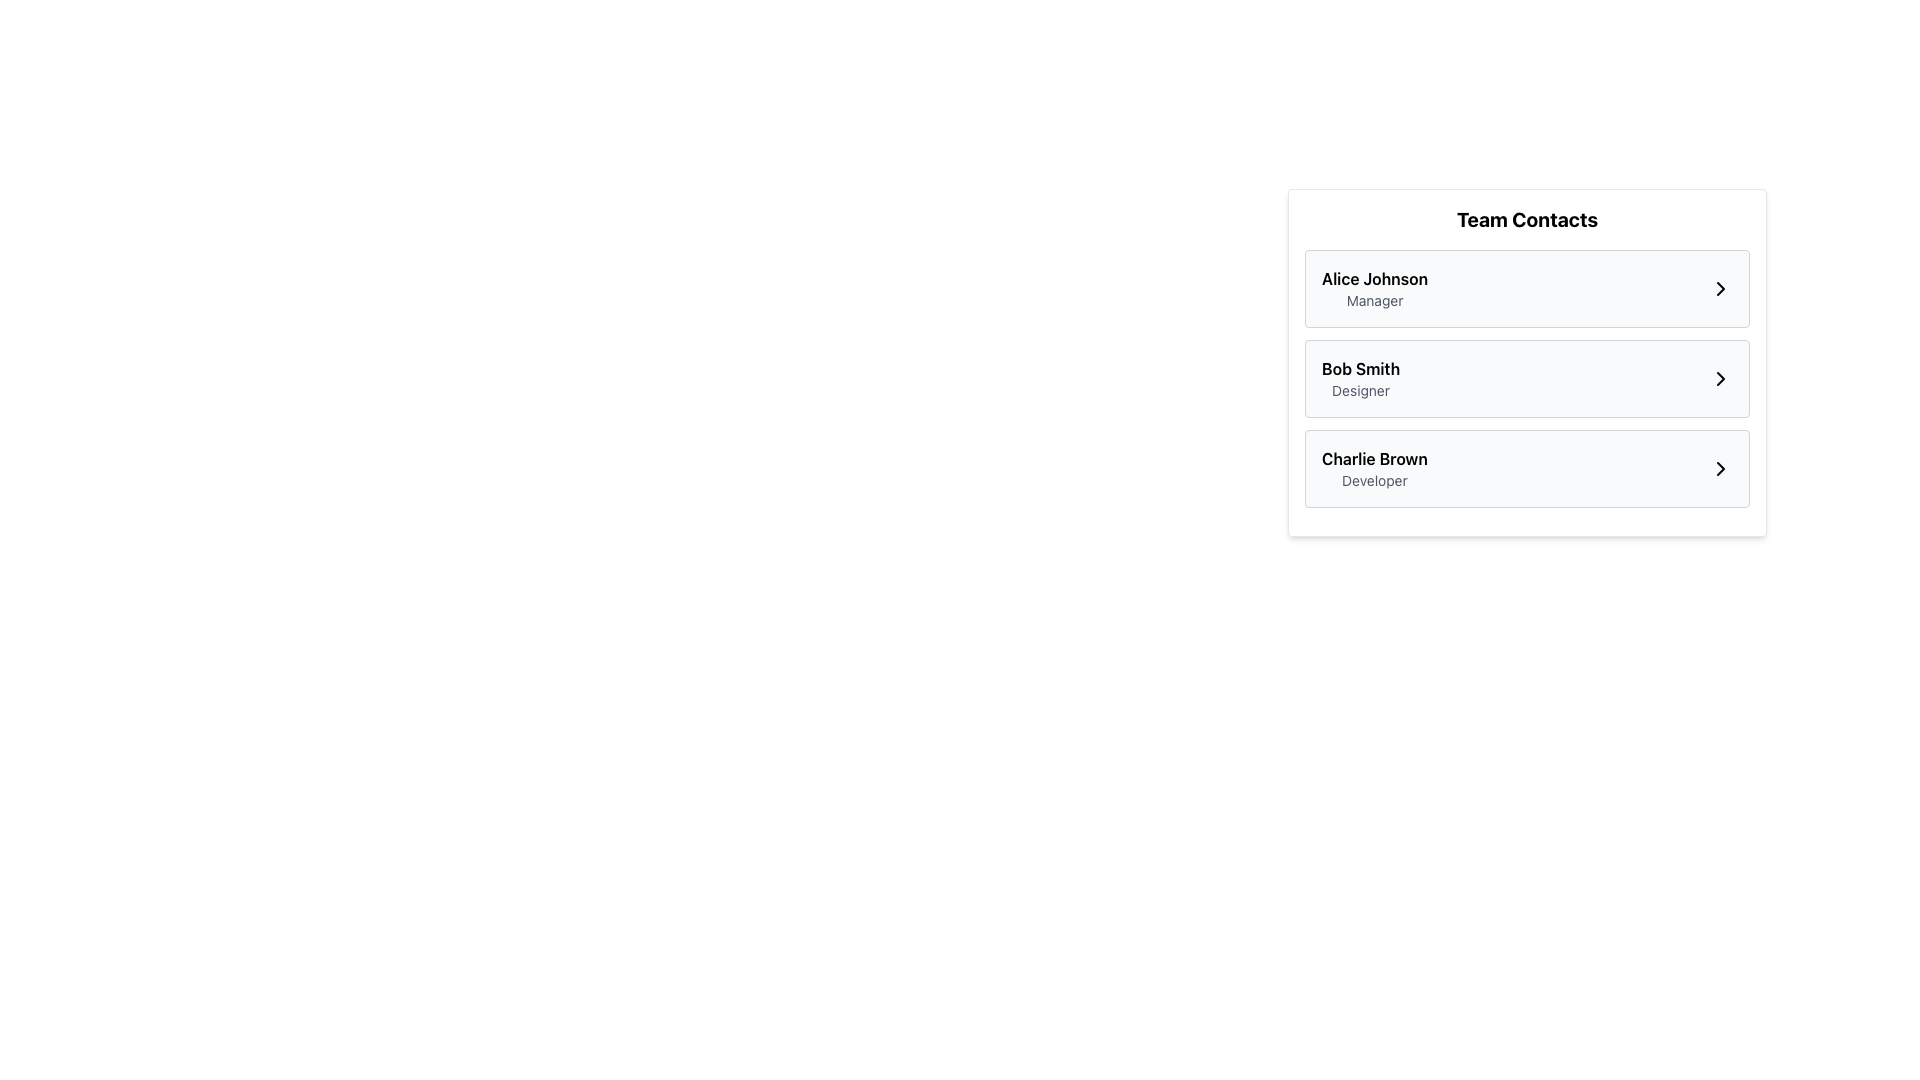 The height and width of the screenshot is (1080, 1920). I want to click on the contact entry for 'Charlie Brown', whose role is 'Developer', in the Team Contacts section, so click(1526, 469).